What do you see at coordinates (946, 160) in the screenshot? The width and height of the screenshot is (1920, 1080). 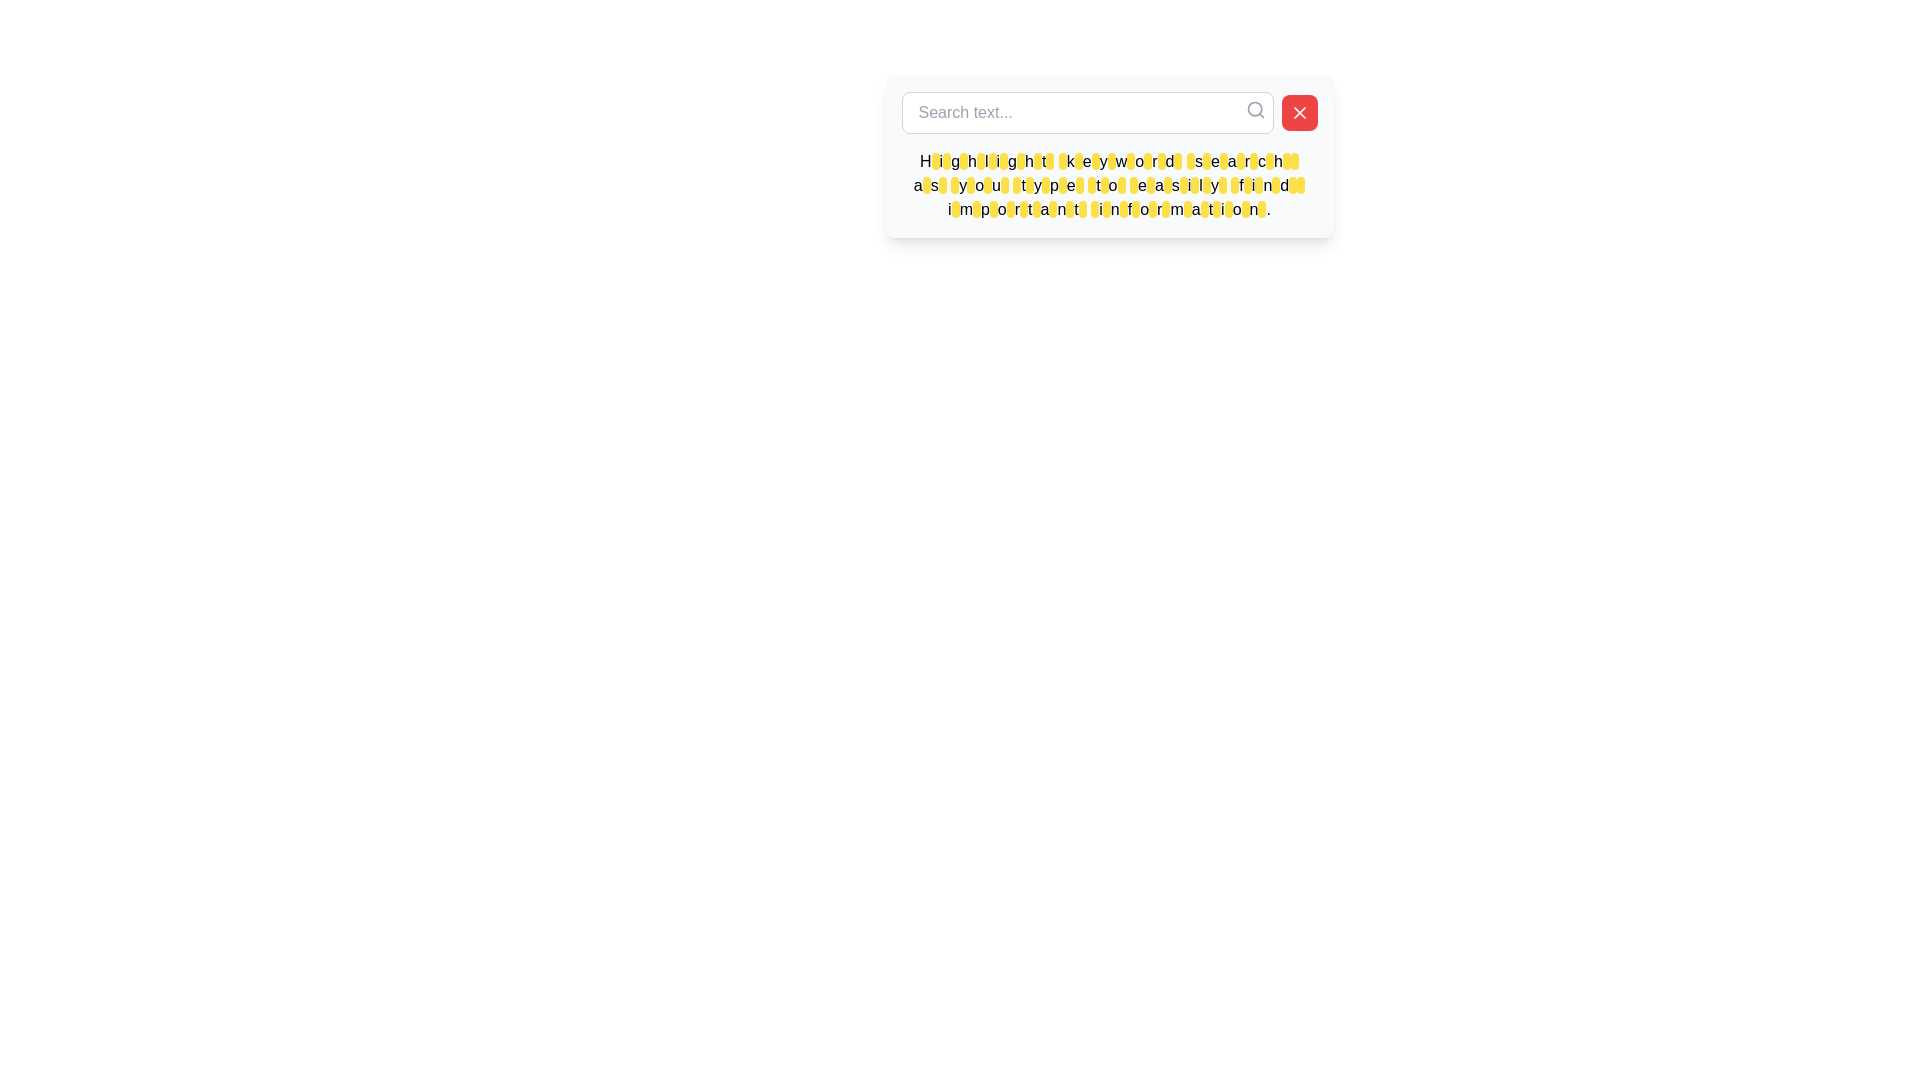 I see `the second highlighted text segment with a yellow background and black text in the top-left section of the text block that reads 'Highlight keyword search as you type to easily find important information.'` at bounding box center [946, 160].